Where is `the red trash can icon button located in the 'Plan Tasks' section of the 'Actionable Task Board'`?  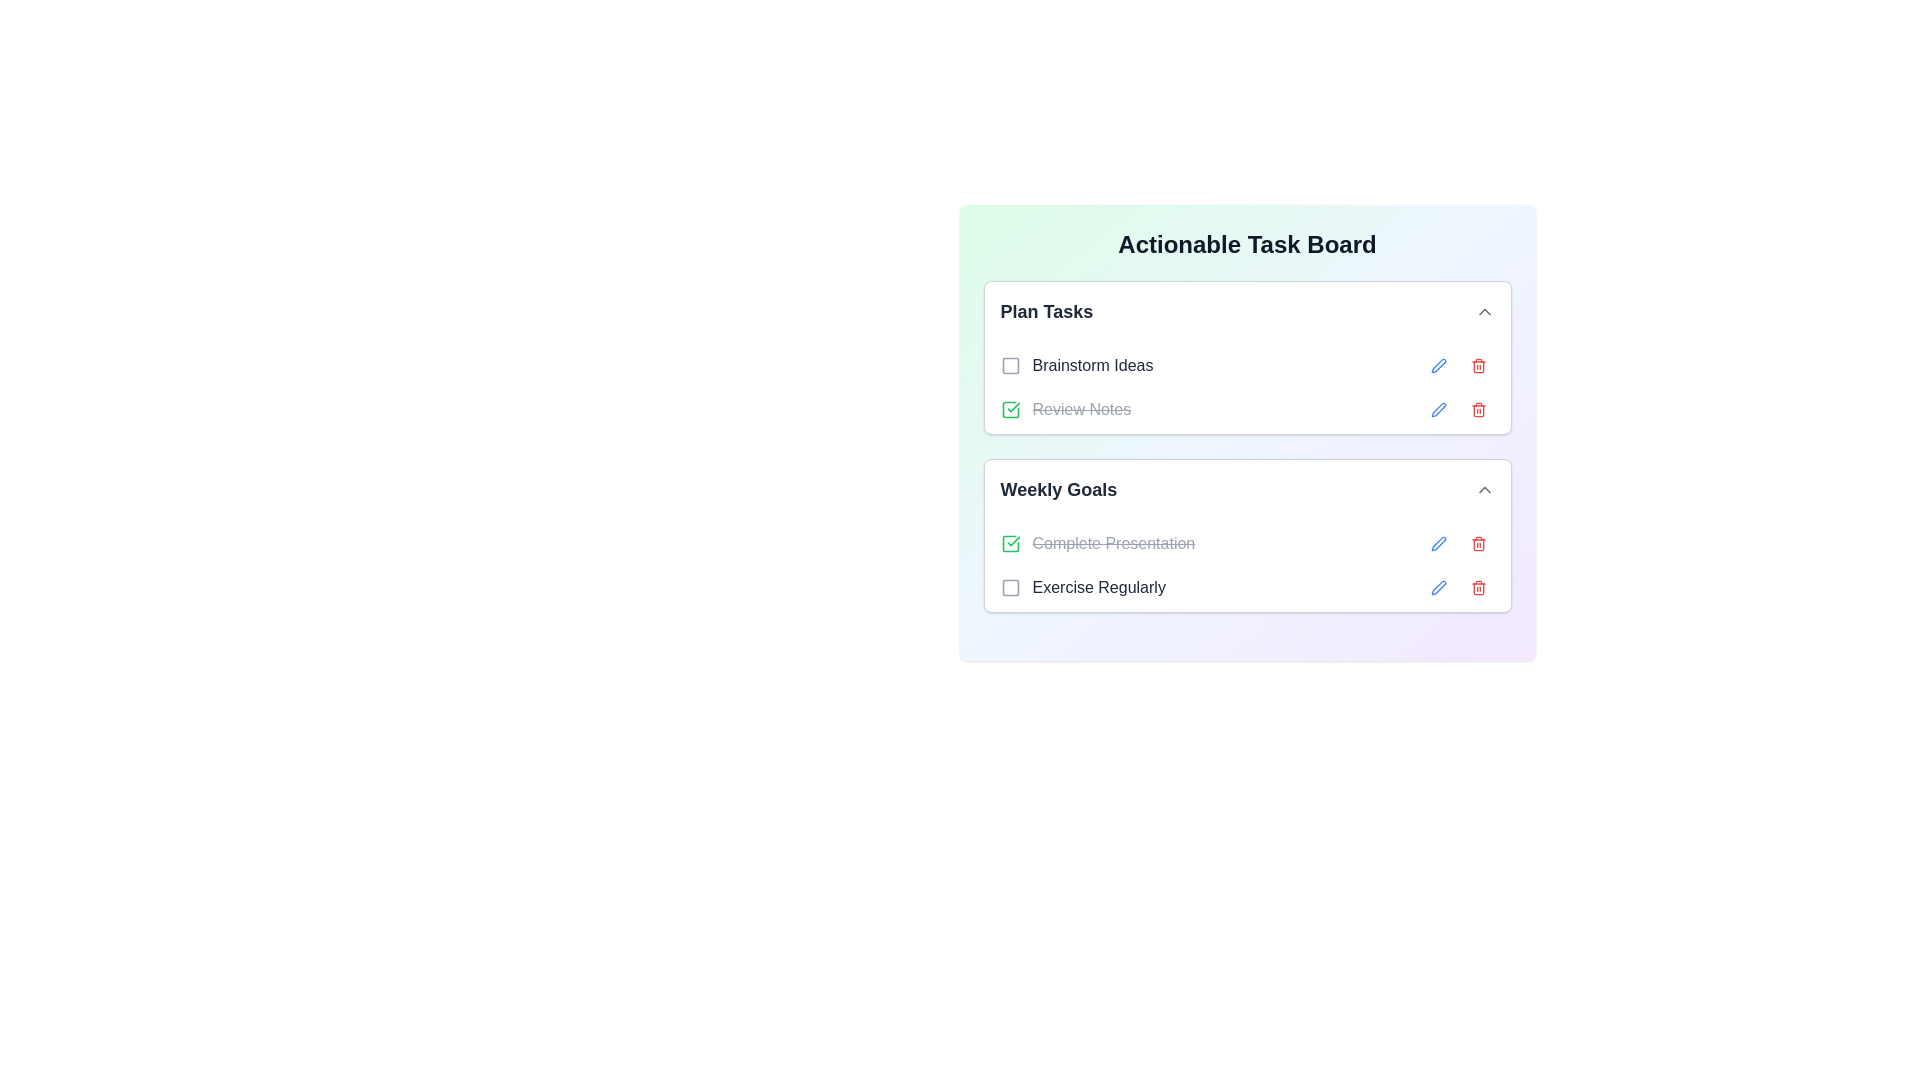 the red trash can icon button located in the 'Plan Tasks' section of the 'Actionable Task Board' is located at coordinates (1478, 366).